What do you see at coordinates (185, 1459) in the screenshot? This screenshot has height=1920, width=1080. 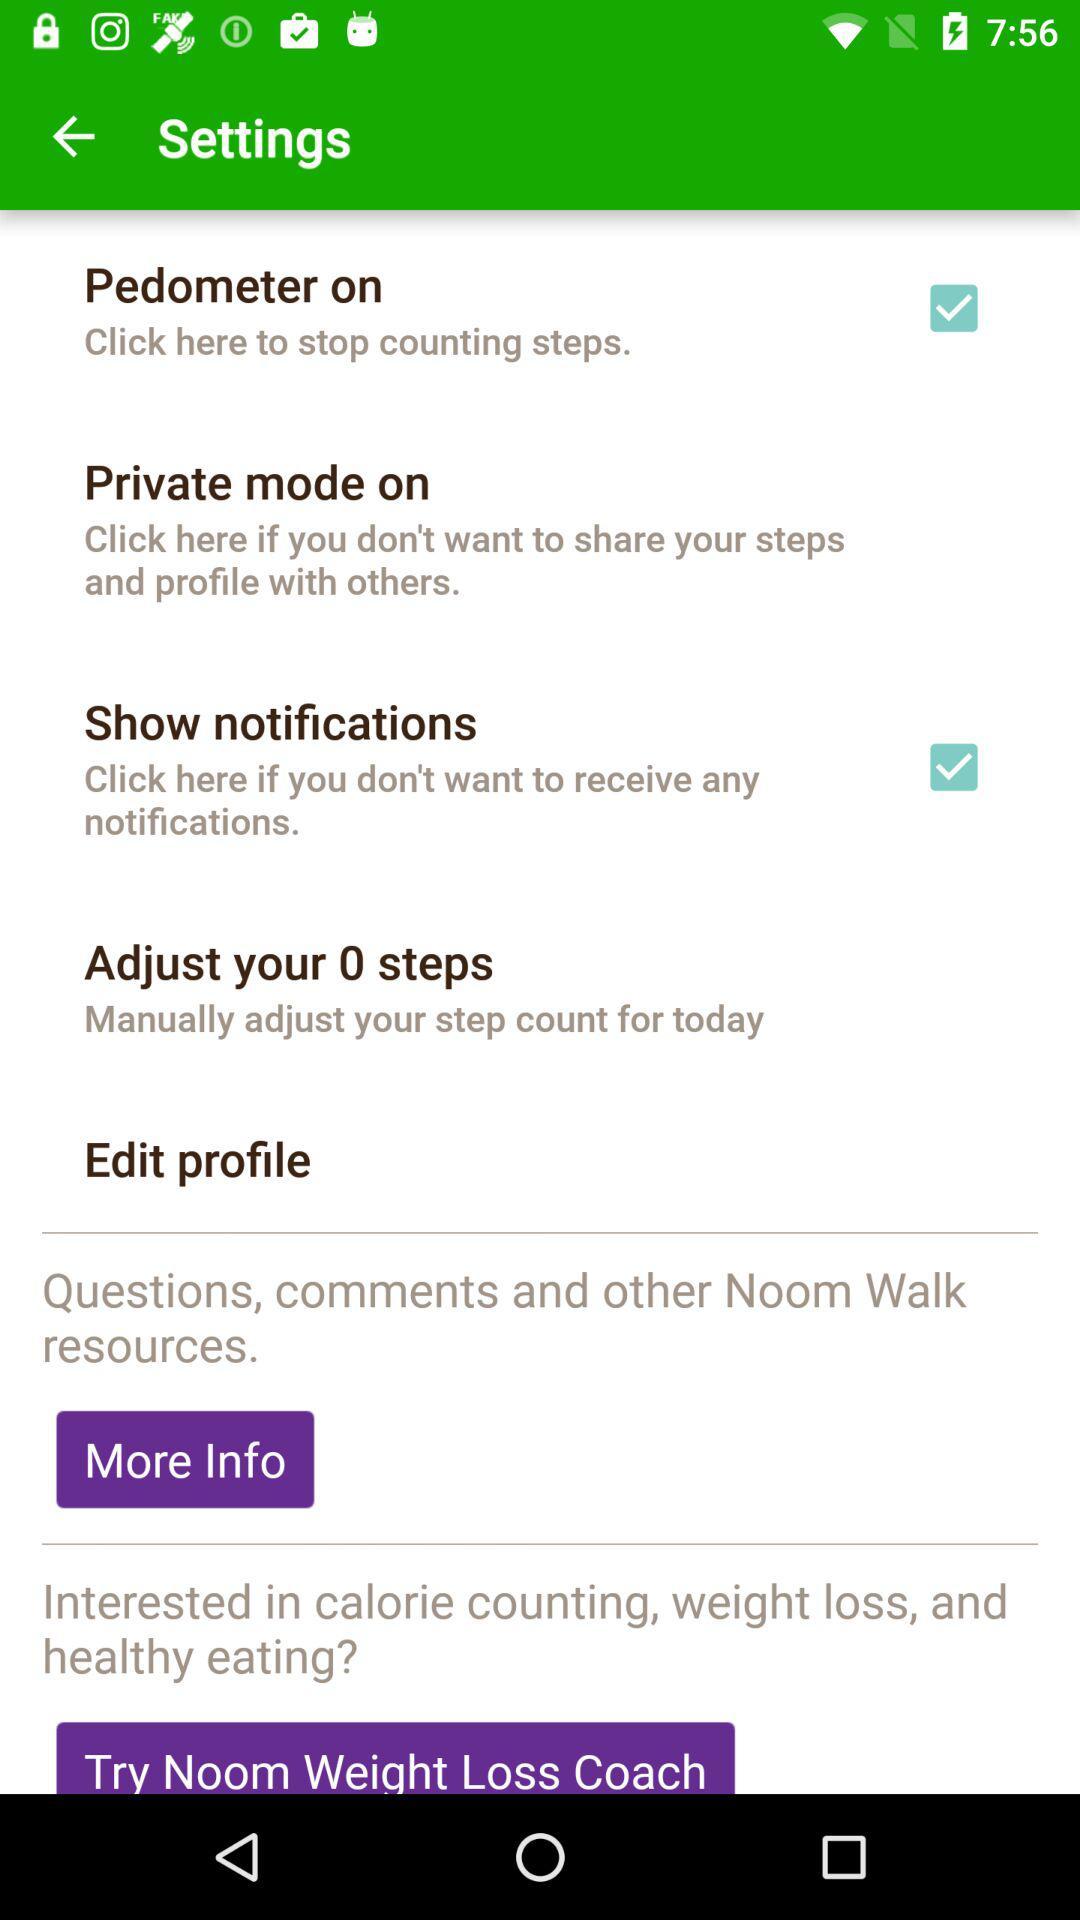 I see `more info icon` at bounding box center [185, 1459].